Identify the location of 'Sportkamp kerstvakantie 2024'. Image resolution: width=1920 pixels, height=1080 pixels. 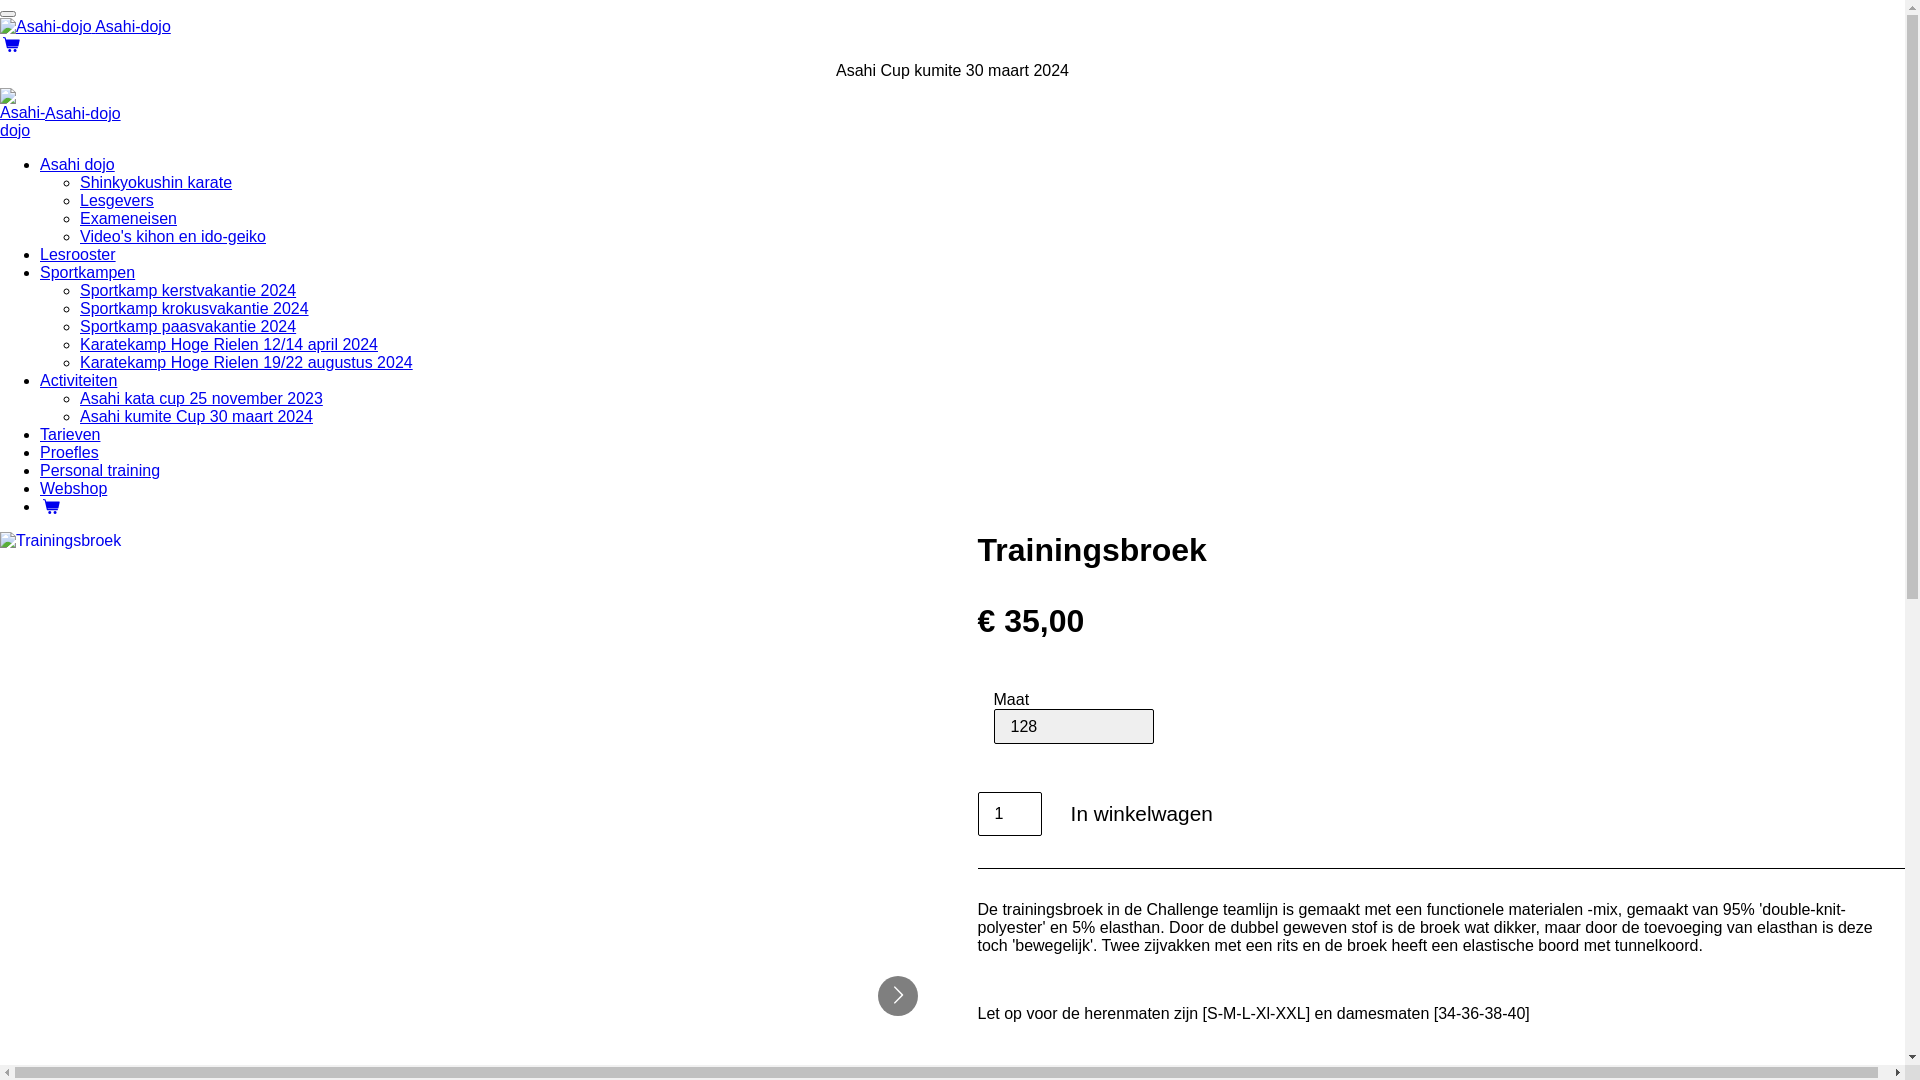
(187, 290).